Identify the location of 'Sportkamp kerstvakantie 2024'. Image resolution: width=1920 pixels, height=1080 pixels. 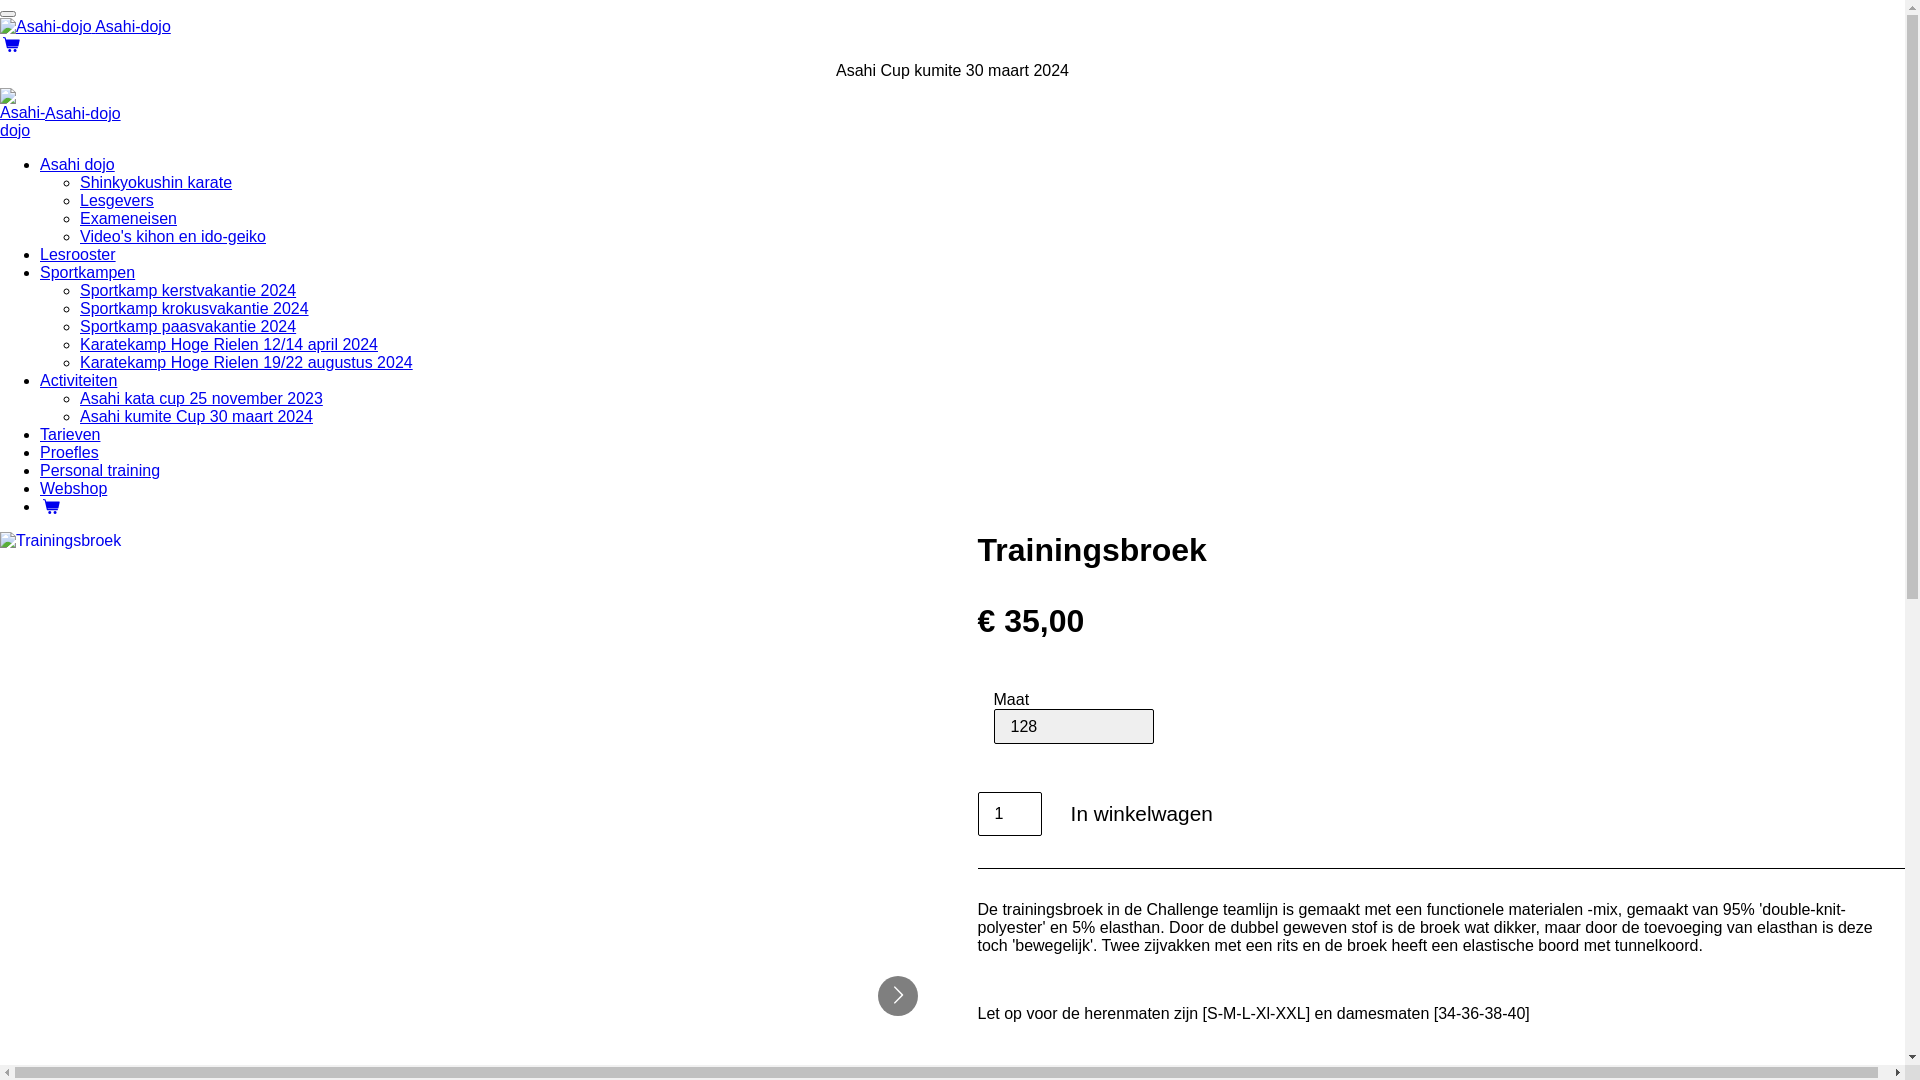
(187, 290).